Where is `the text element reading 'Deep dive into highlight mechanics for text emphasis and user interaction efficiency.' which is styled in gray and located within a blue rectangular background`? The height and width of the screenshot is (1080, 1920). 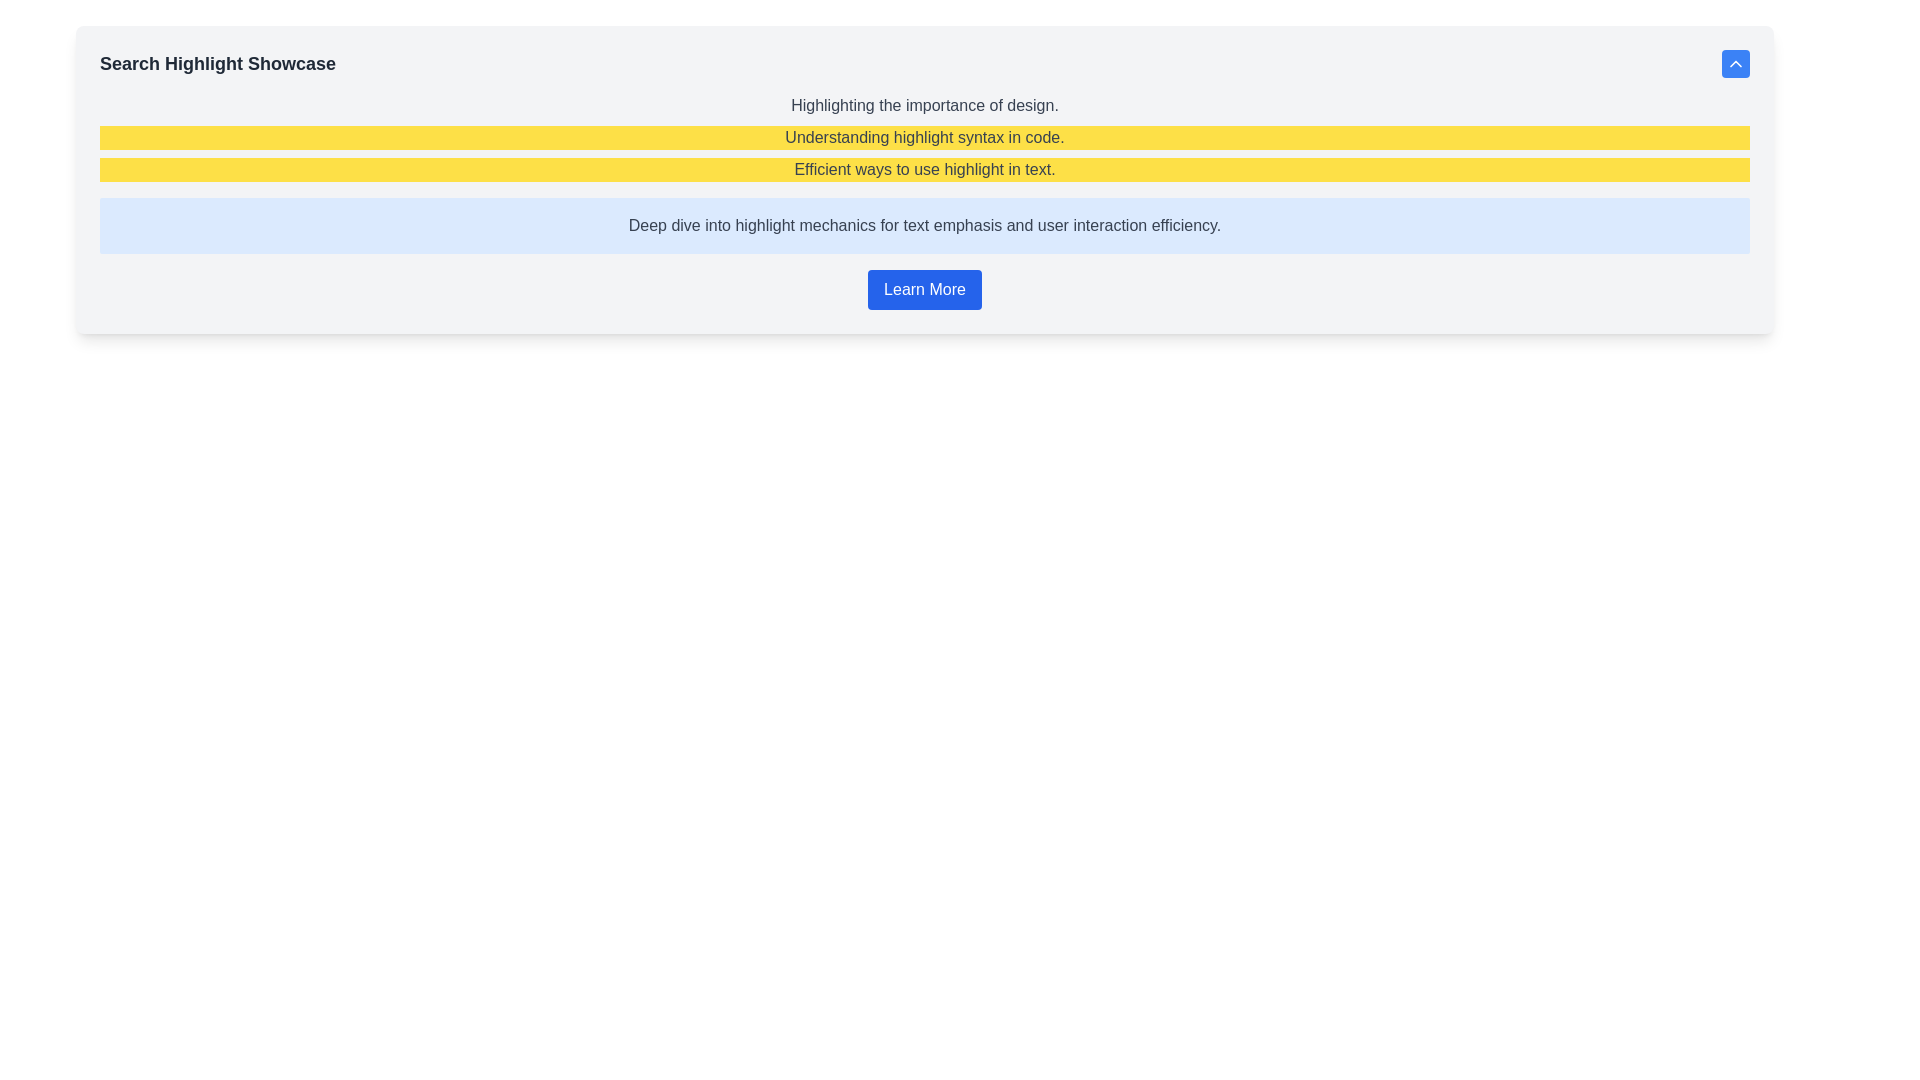
the text element reading 'Deep dive into highlight mechanics for text emphasis and user interaction efficiency.' which is styled in gray and located within a blue rectangular background is located at coordinates (924, 225).